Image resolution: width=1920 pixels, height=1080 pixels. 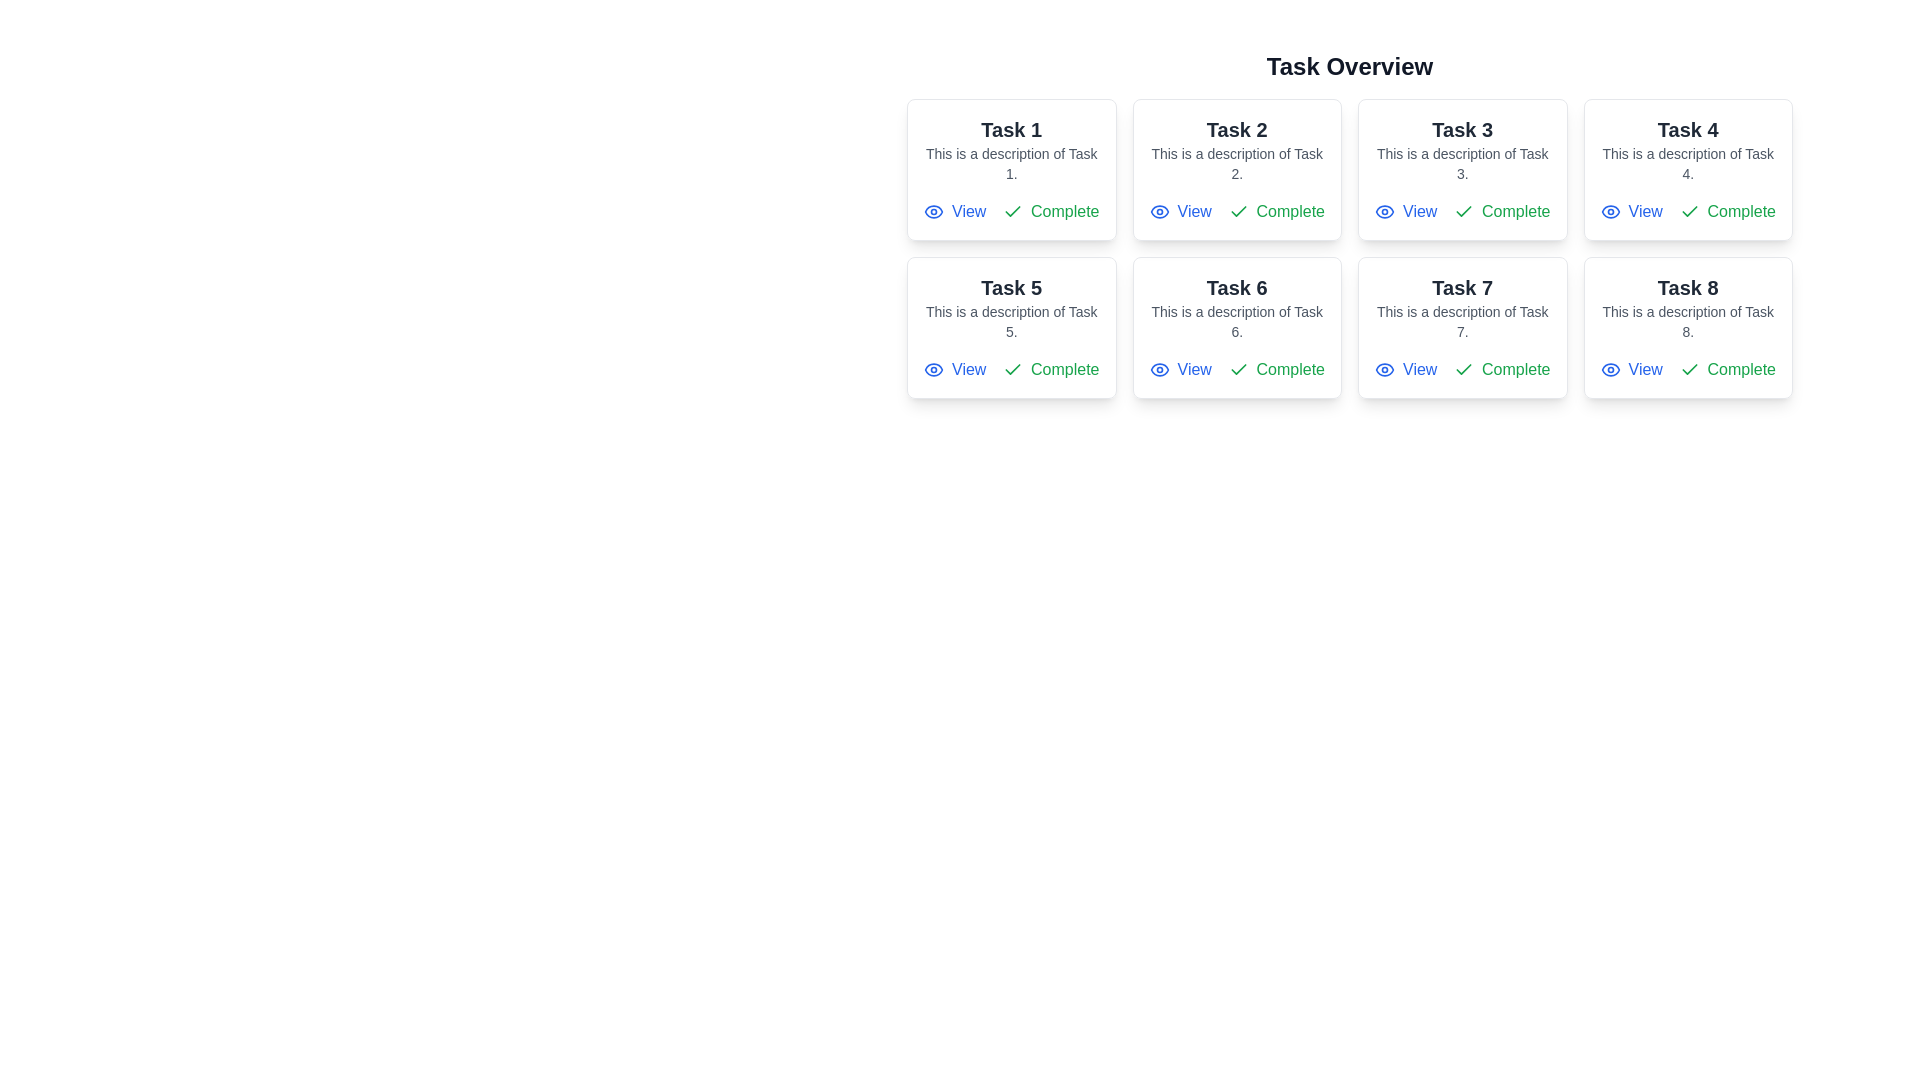 I want to click on the eye icon located adjacent to the 'View' text label in the Task 3 card, so click(x=1384, y=212).